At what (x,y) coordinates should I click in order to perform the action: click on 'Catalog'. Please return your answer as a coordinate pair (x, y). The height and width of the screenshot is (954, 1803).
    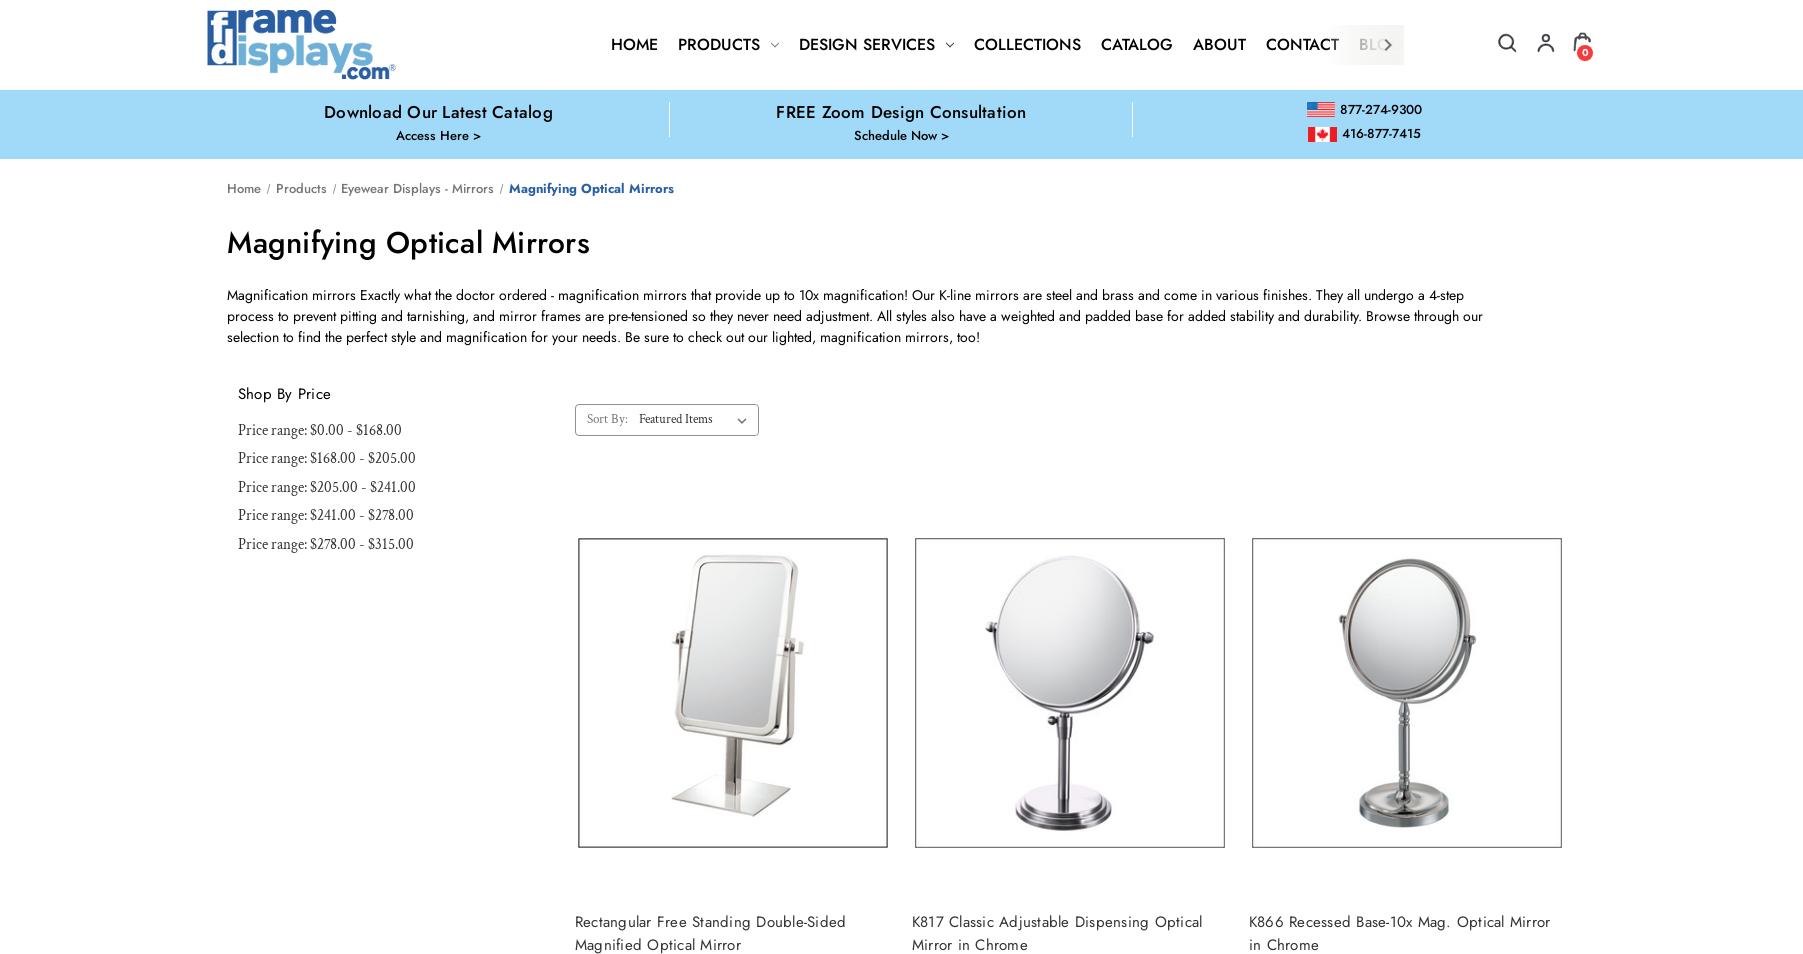
    Looking at the image, I should click on (1136, 43).